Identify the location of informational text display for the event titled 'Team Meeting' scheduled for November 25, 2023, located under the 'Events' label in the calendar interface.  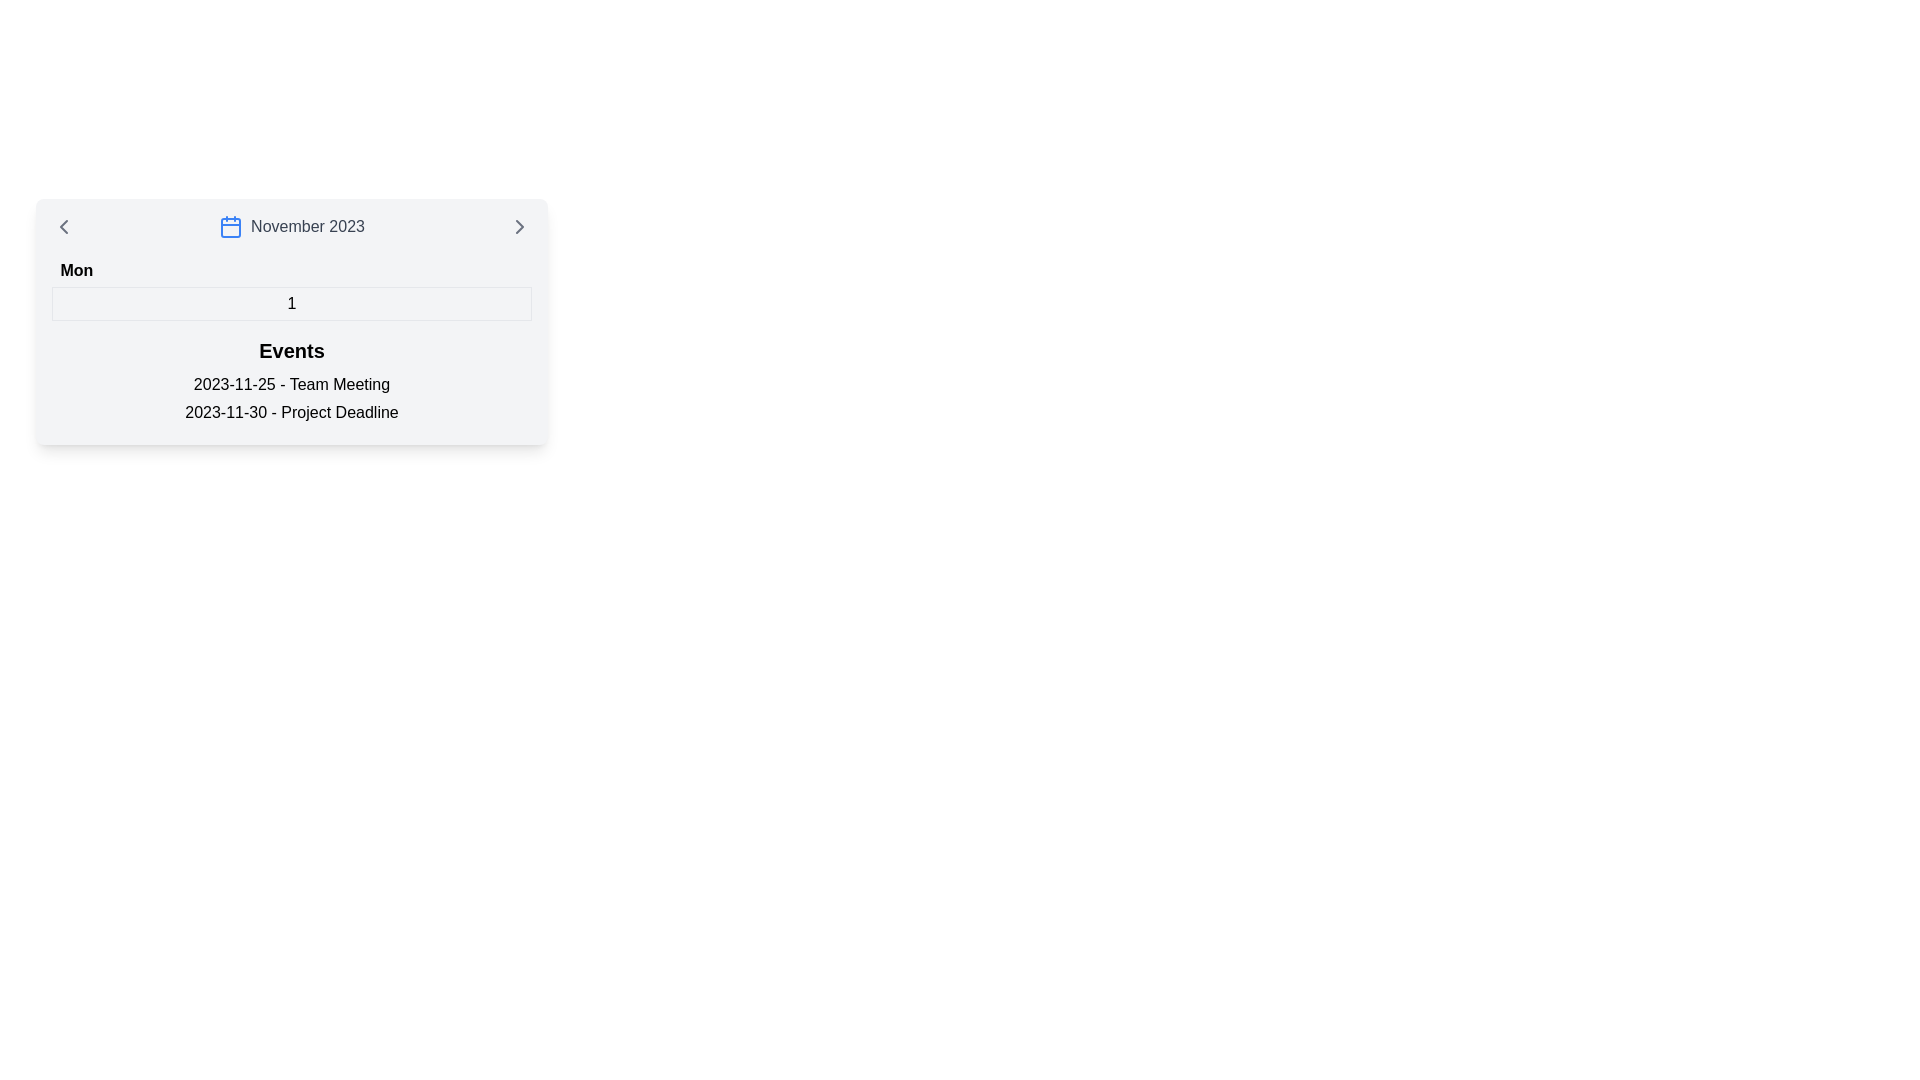
(291, 384).